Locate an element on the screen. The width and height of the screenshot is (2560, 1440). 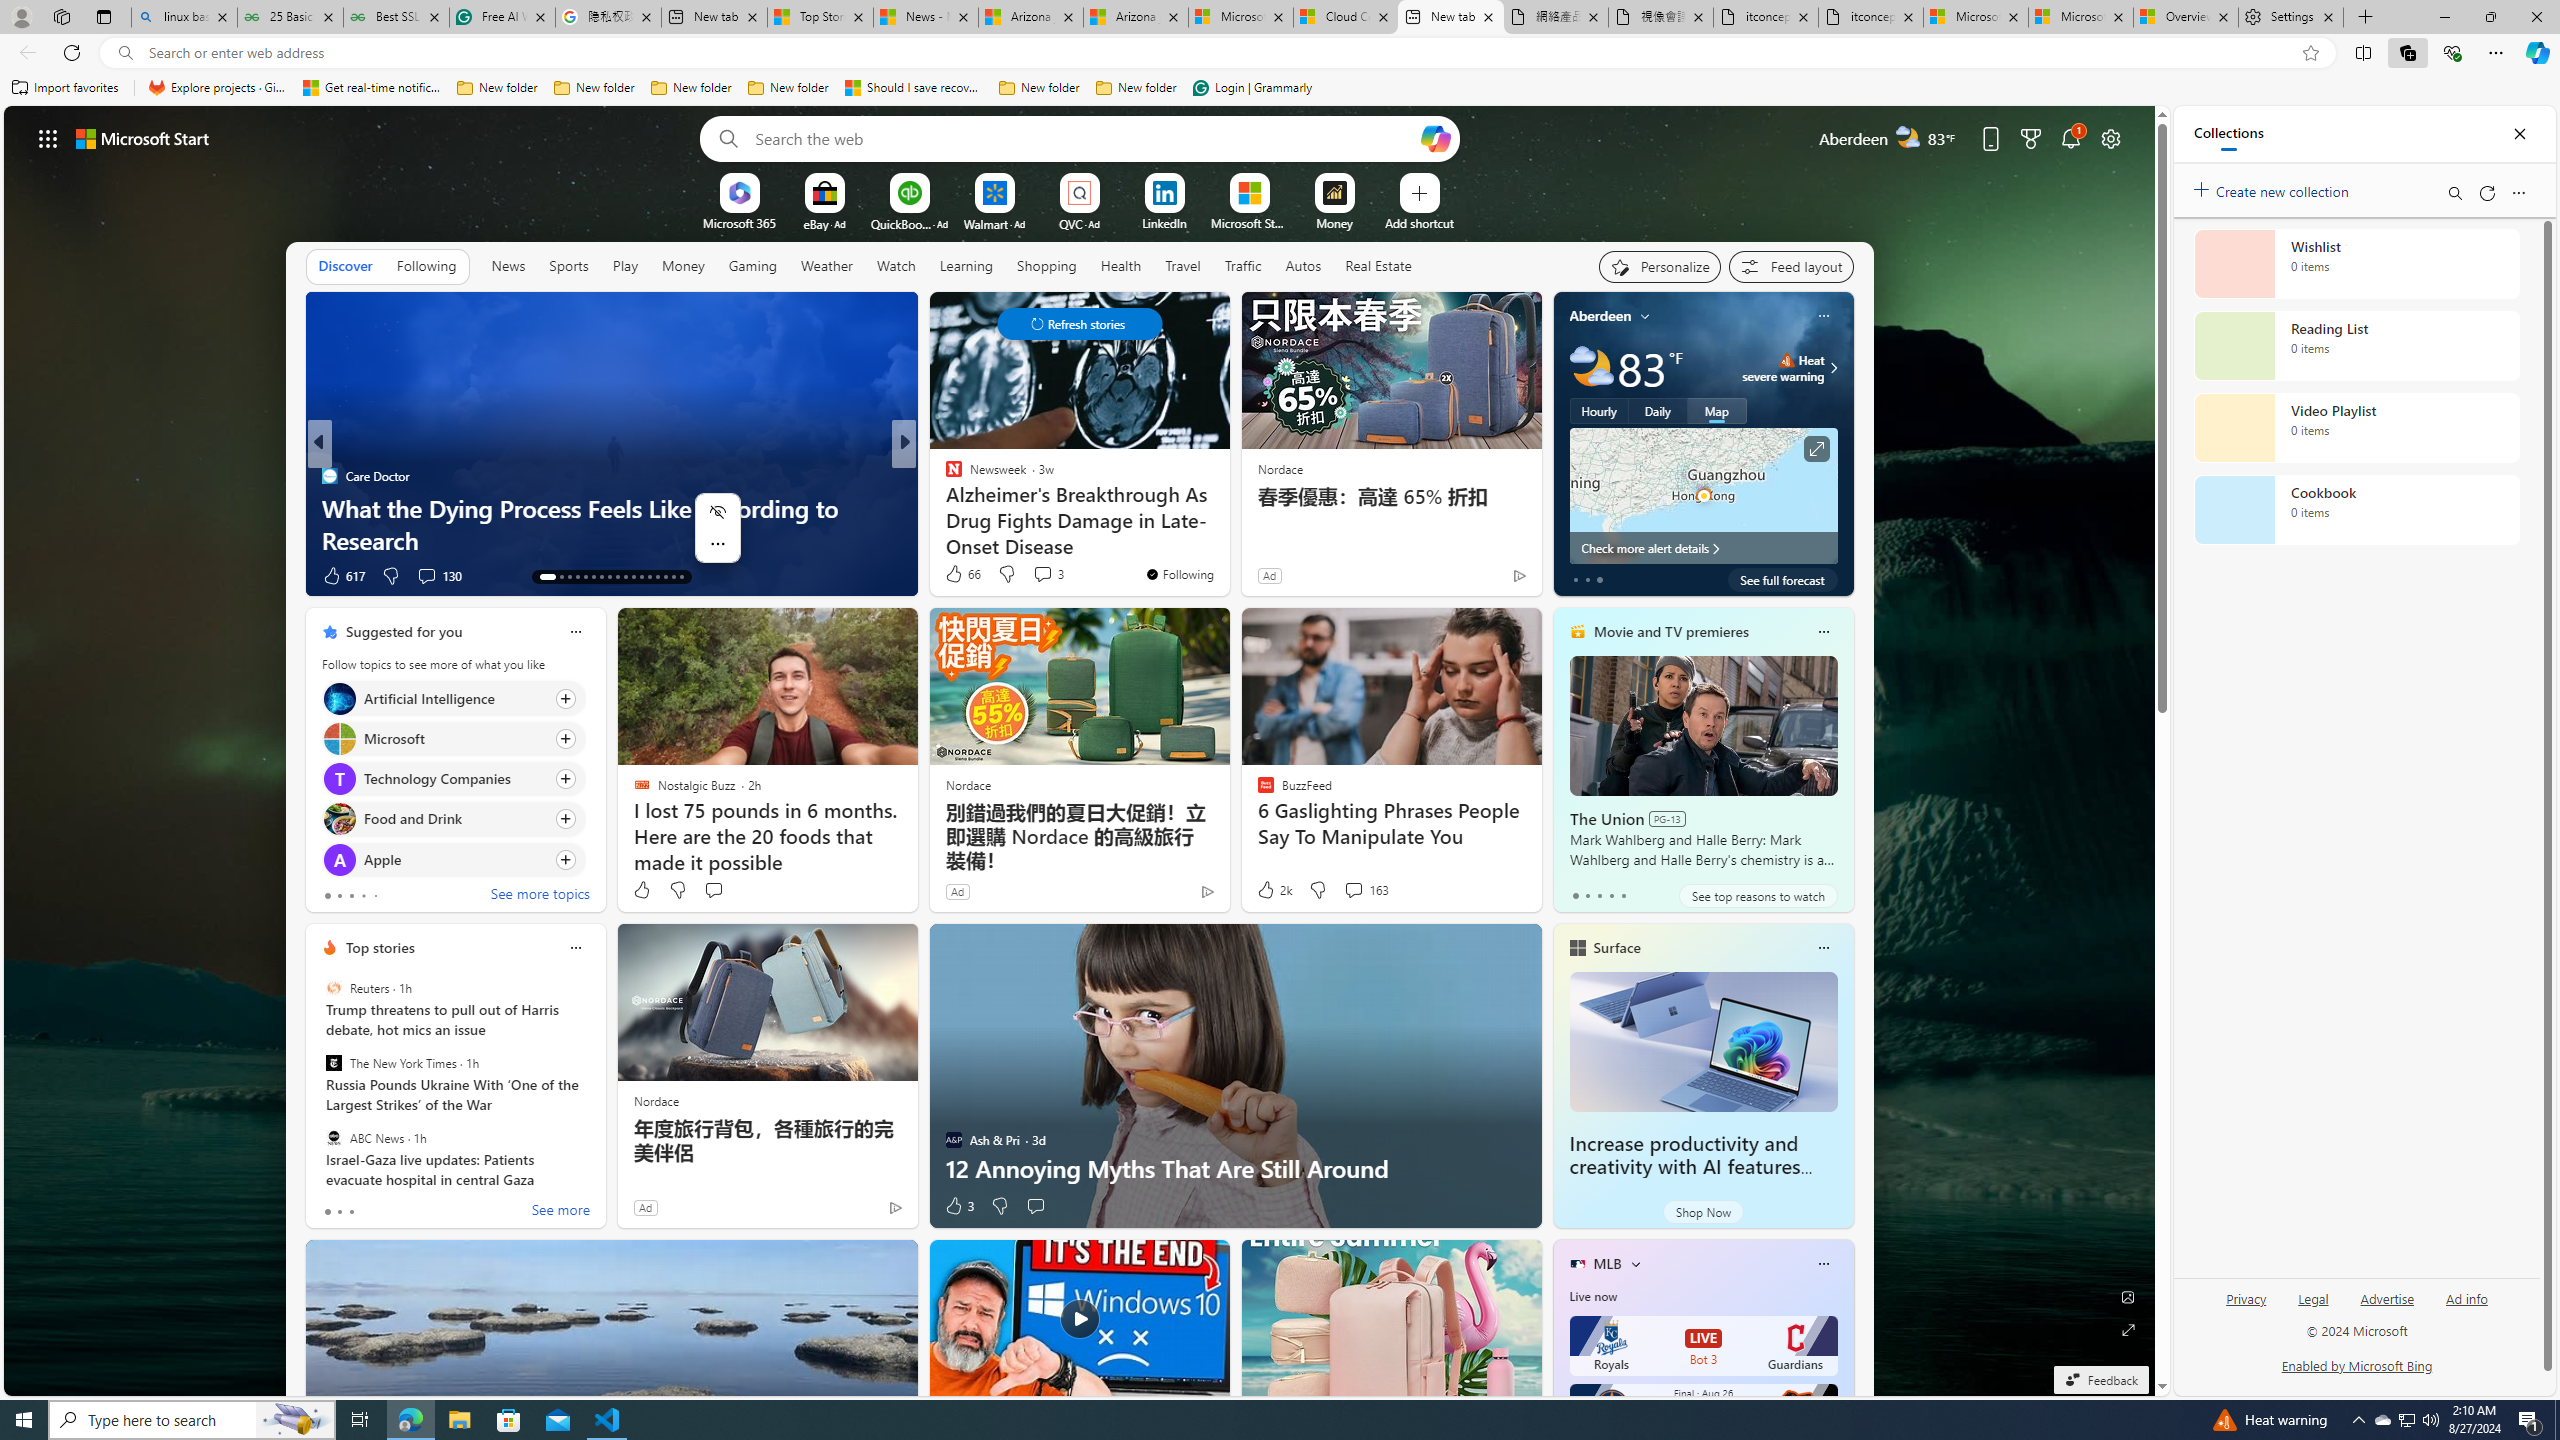
'107 Like' is located at coordinates (957, 575).